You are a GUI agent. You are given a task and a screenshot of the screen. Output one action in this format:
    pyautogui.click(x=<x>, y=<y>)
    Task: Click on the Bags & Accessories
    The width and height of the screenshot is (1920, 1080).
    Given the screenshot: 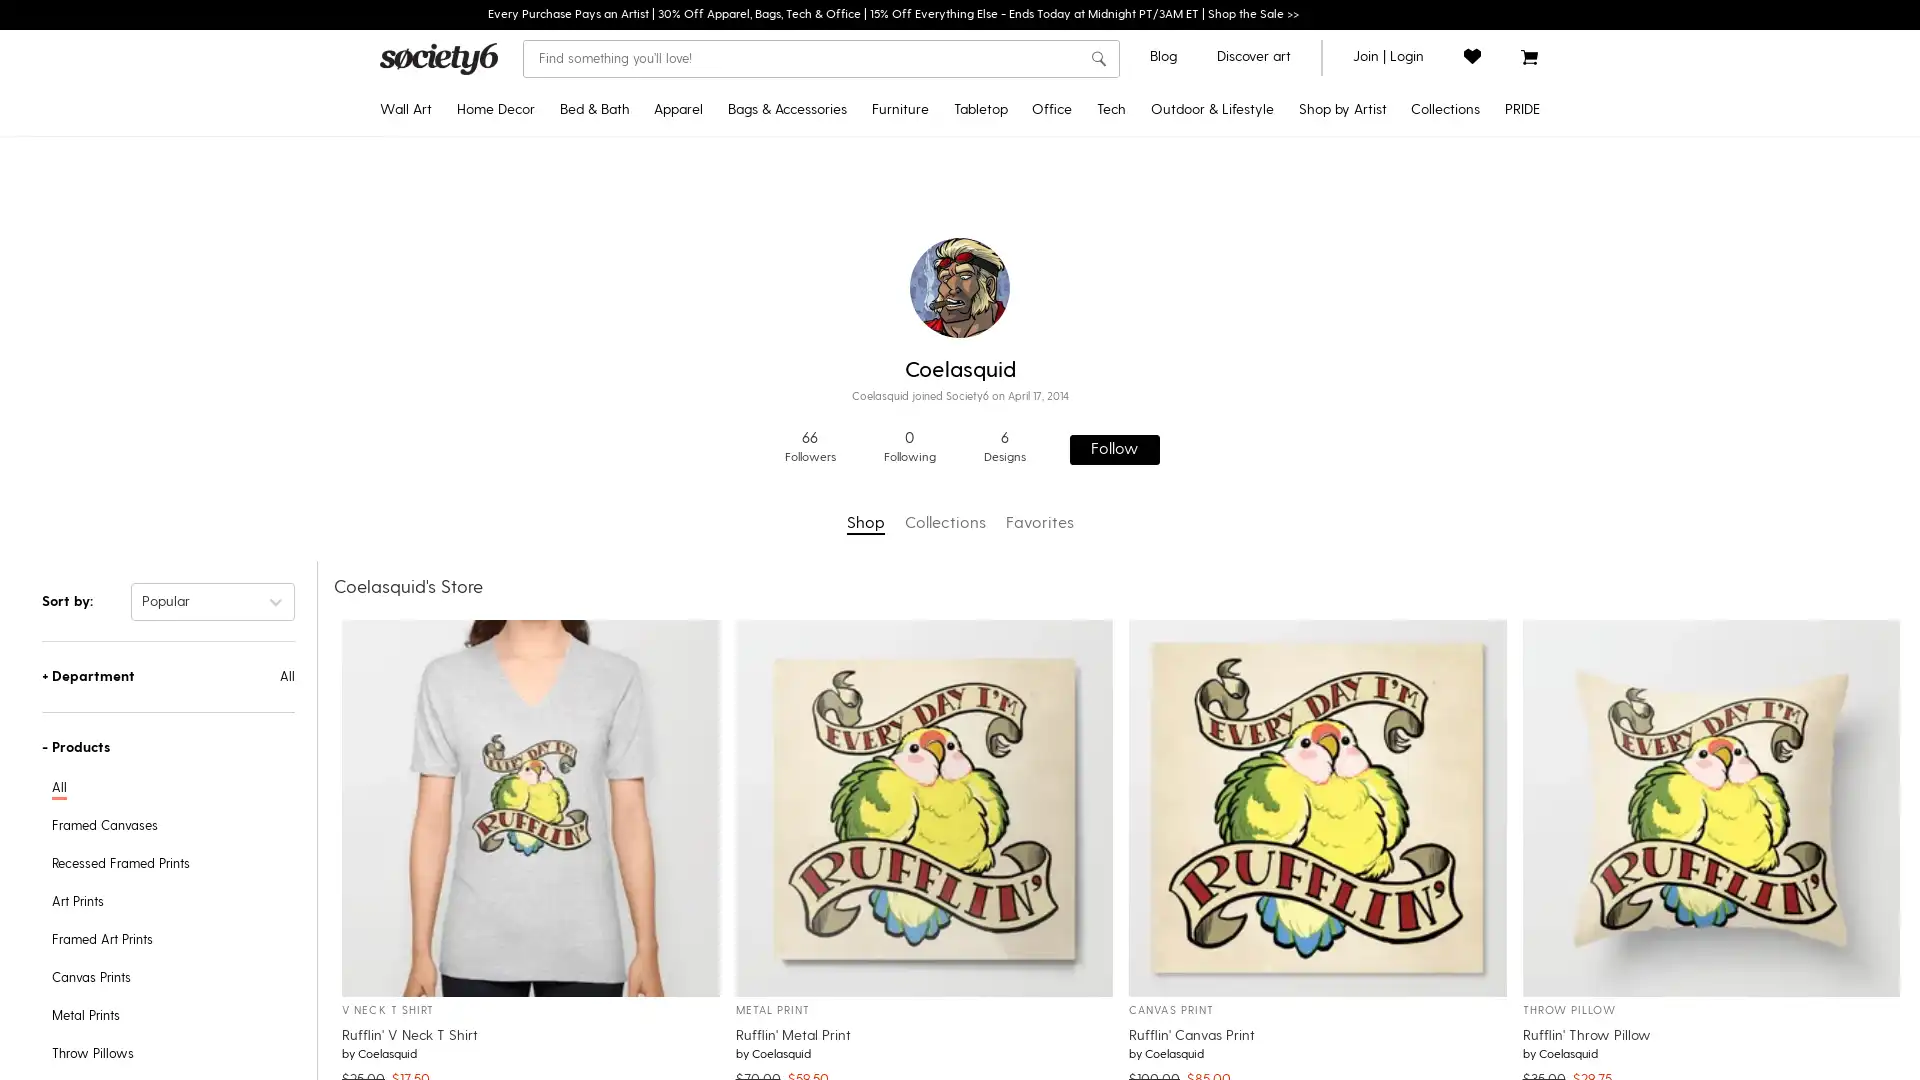 What is the action you would take?
    pyautogui.click(x=786, y=110)
    